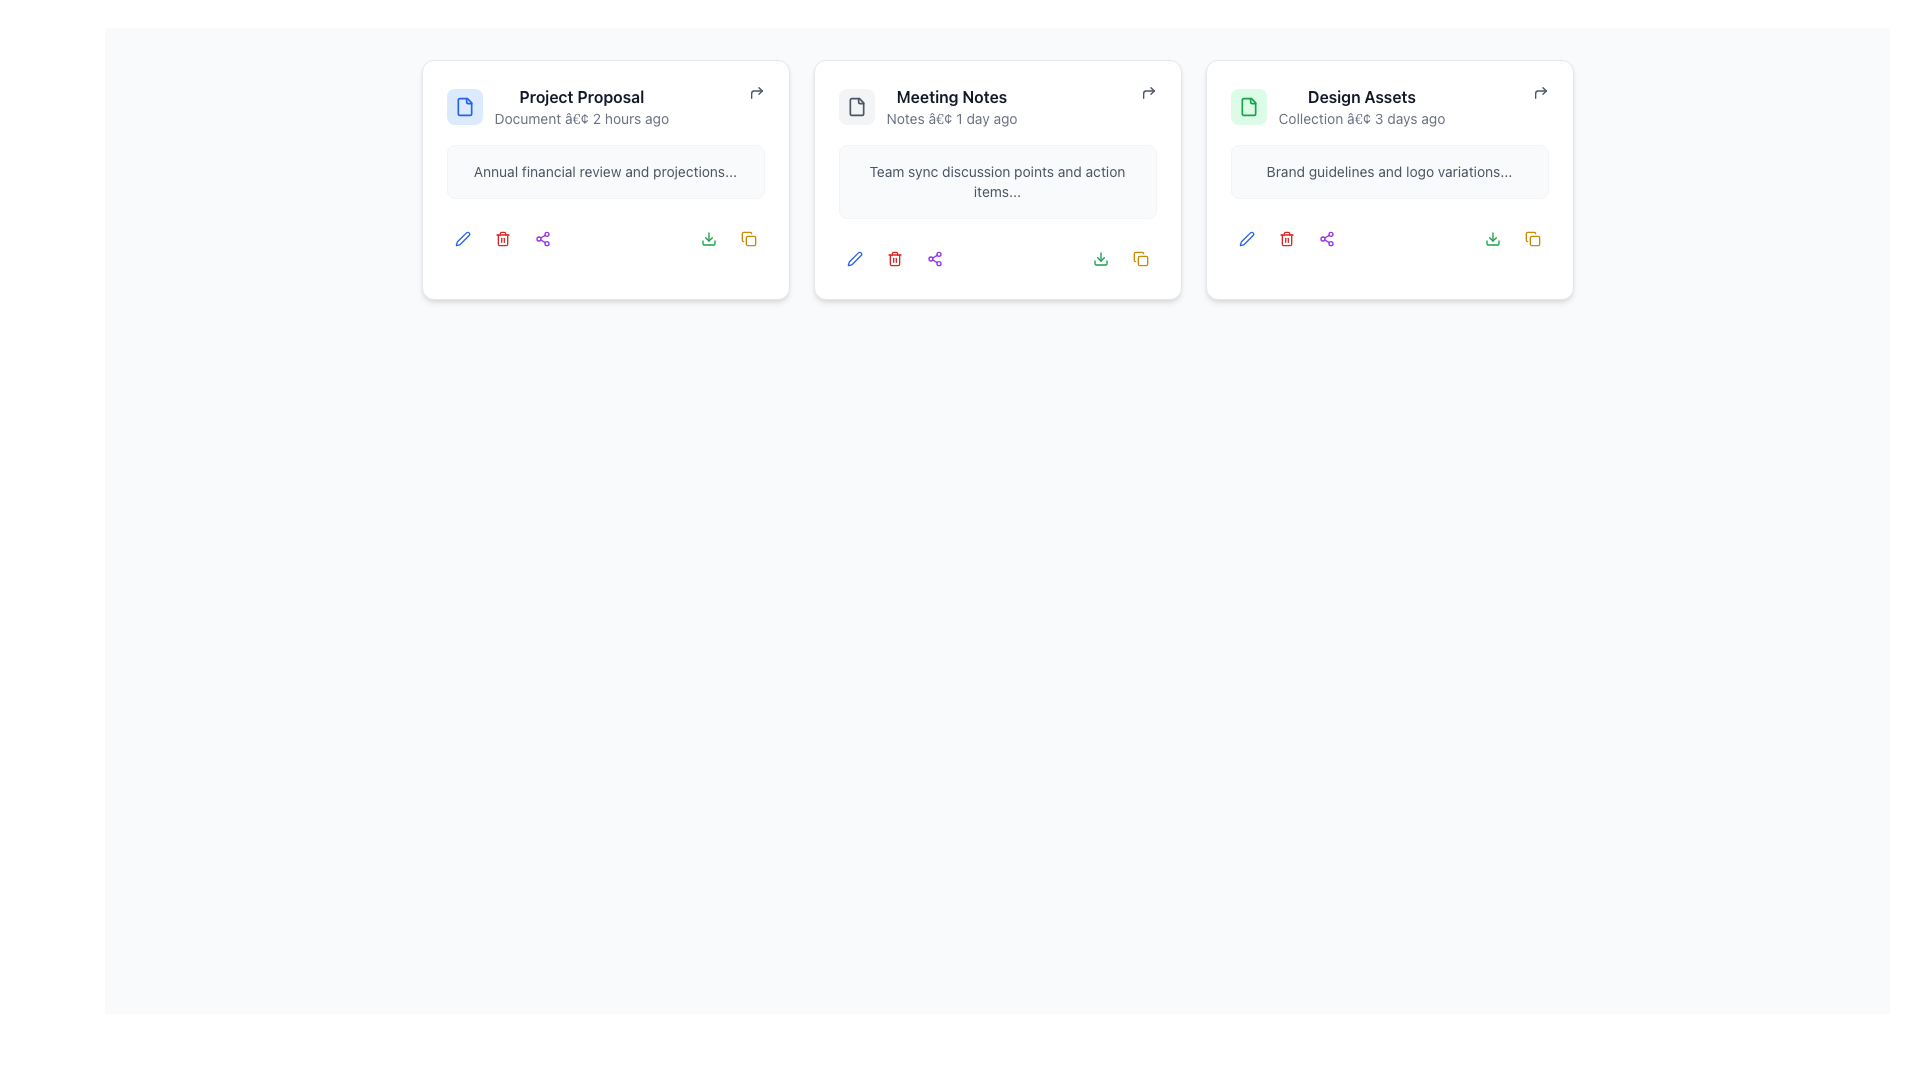 This screenshot has width=1920, height=1080. What do you see at coordinates (1388, 180) in the screenshot?
I see `the 'Design Assets' interactive card` at bounding box center [1388, 180].